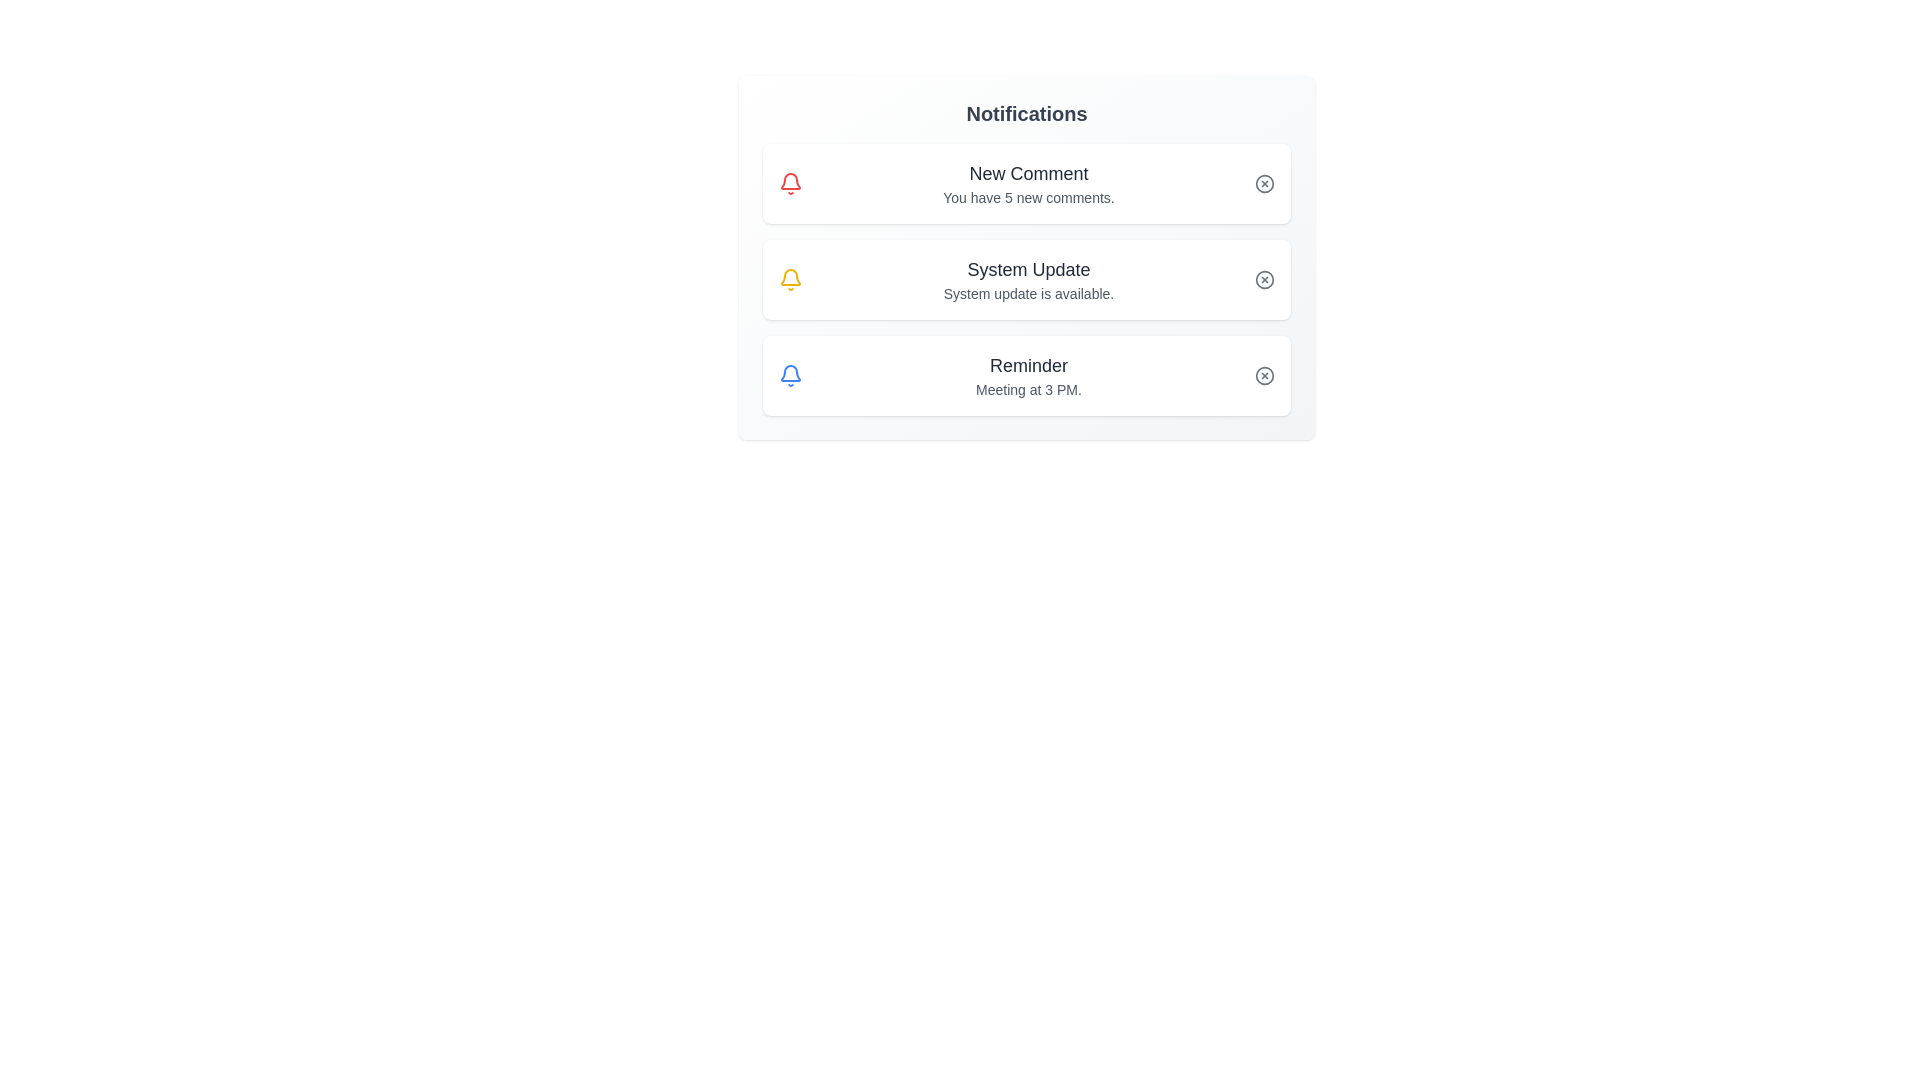 The image size is (1920, 1080). I want to click on text of the additional descriptive information provided by the Text Label located below the 'System Update' heading in the second notification card, so click(1028, 293).